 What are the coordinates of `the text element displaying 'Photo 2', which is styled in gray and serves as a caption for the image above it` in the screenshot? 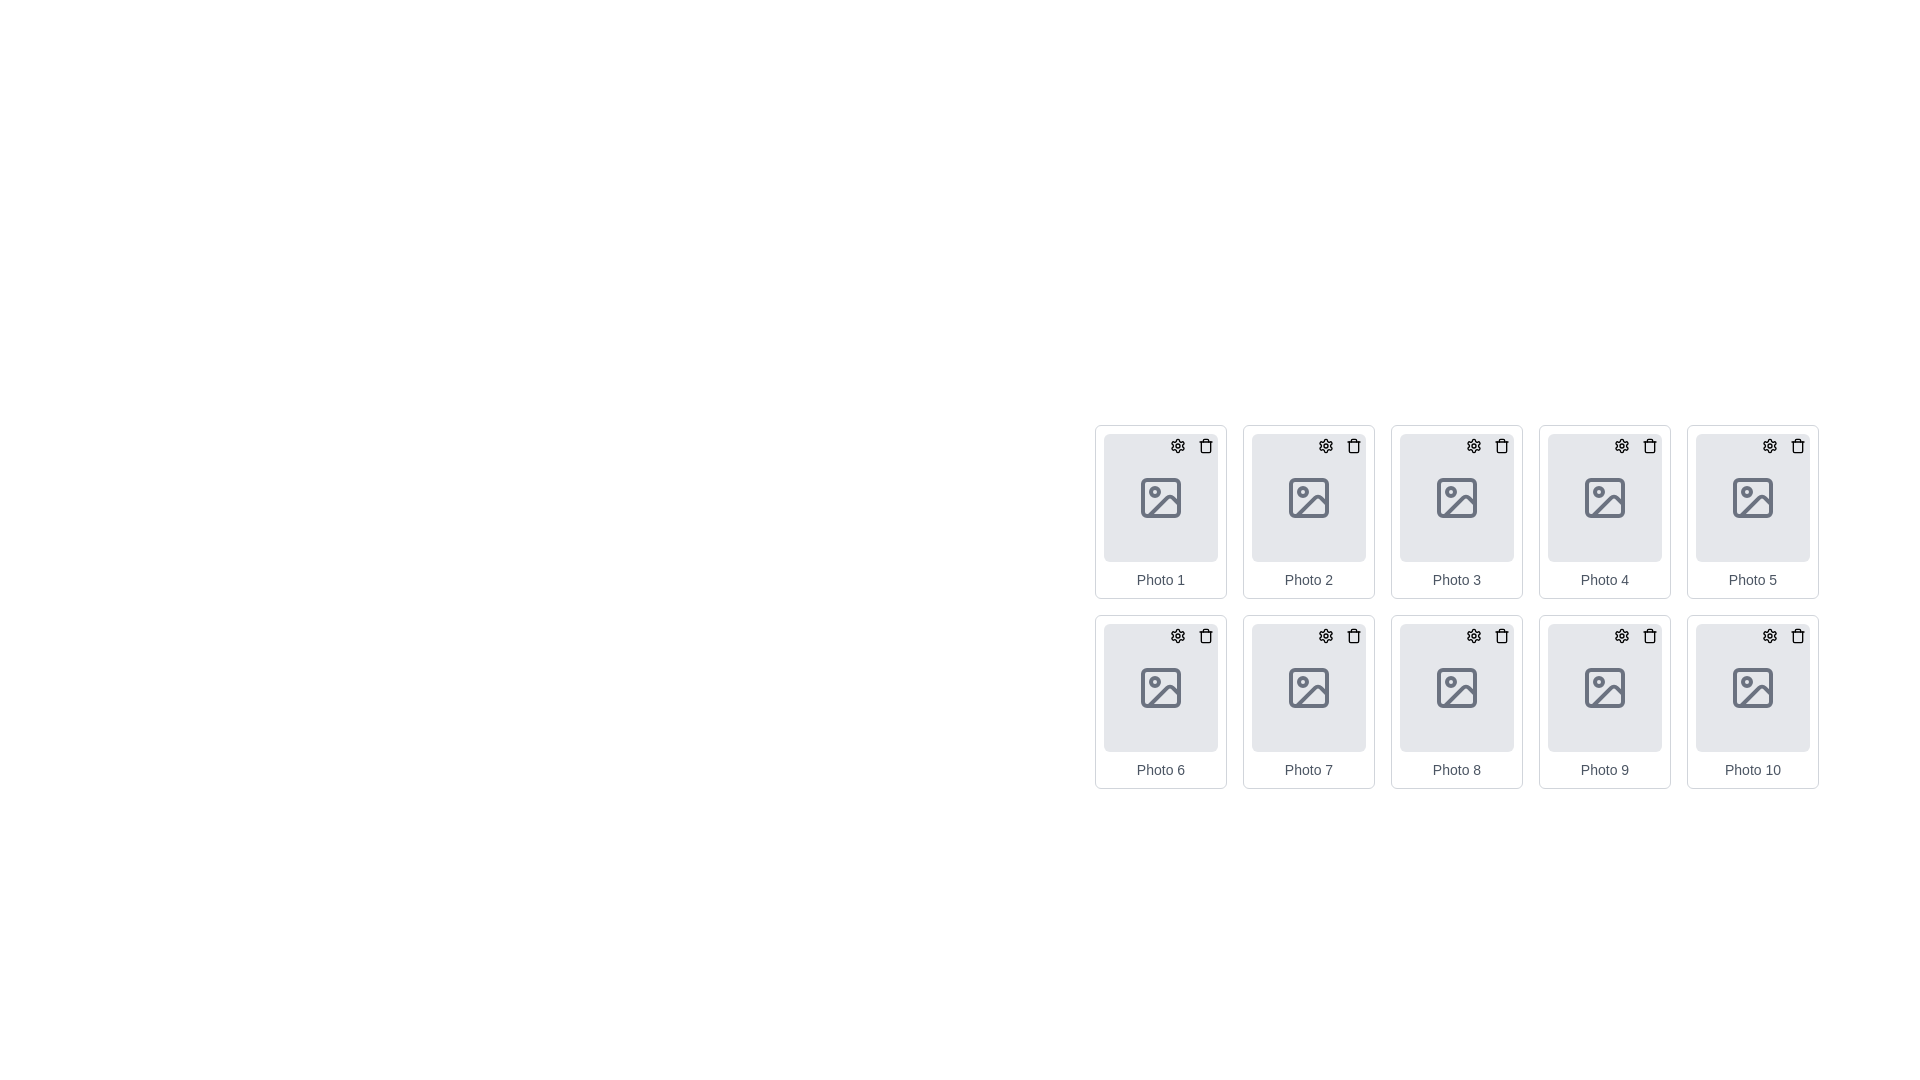 It's located at (1309, 579).